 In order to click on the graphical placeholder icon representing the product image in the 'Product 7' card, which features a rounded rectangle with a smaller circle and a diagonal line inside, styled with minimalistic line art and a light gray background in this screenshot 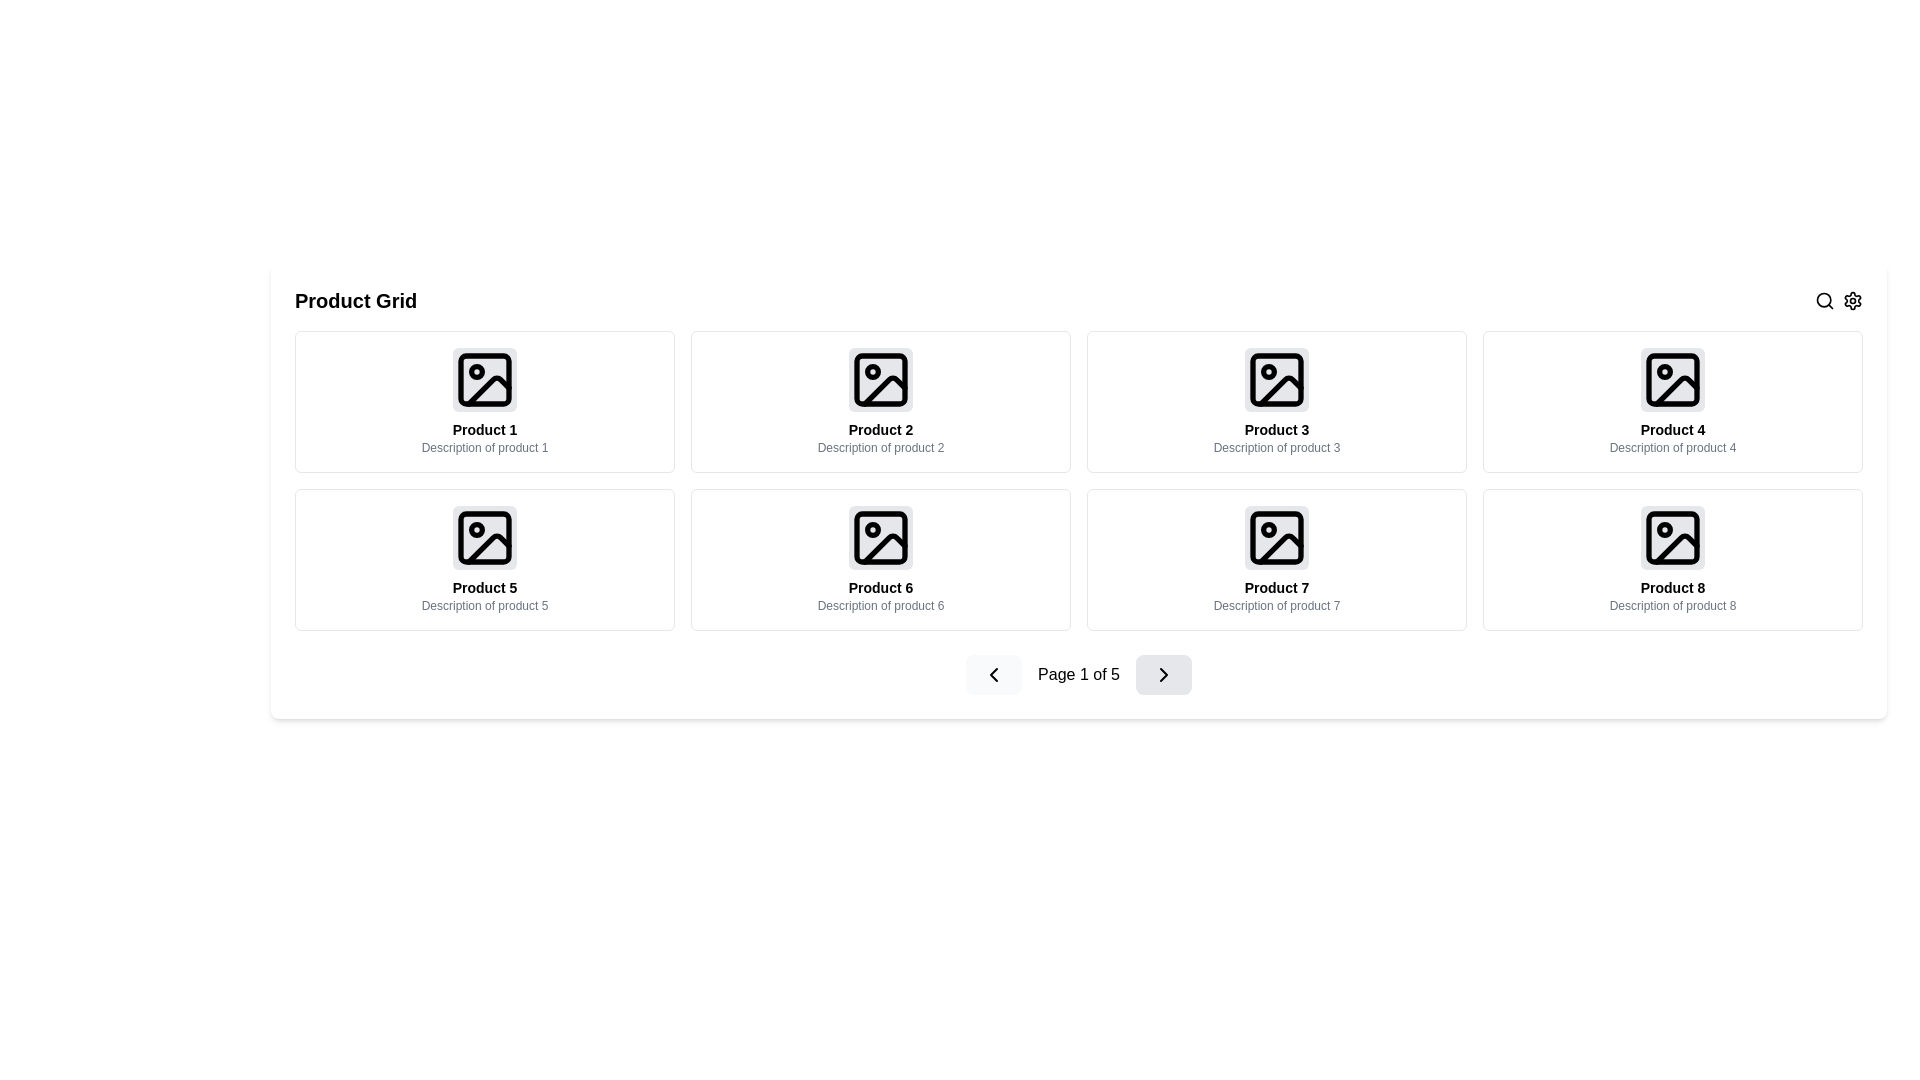, I will do `click(1275, 536)`.